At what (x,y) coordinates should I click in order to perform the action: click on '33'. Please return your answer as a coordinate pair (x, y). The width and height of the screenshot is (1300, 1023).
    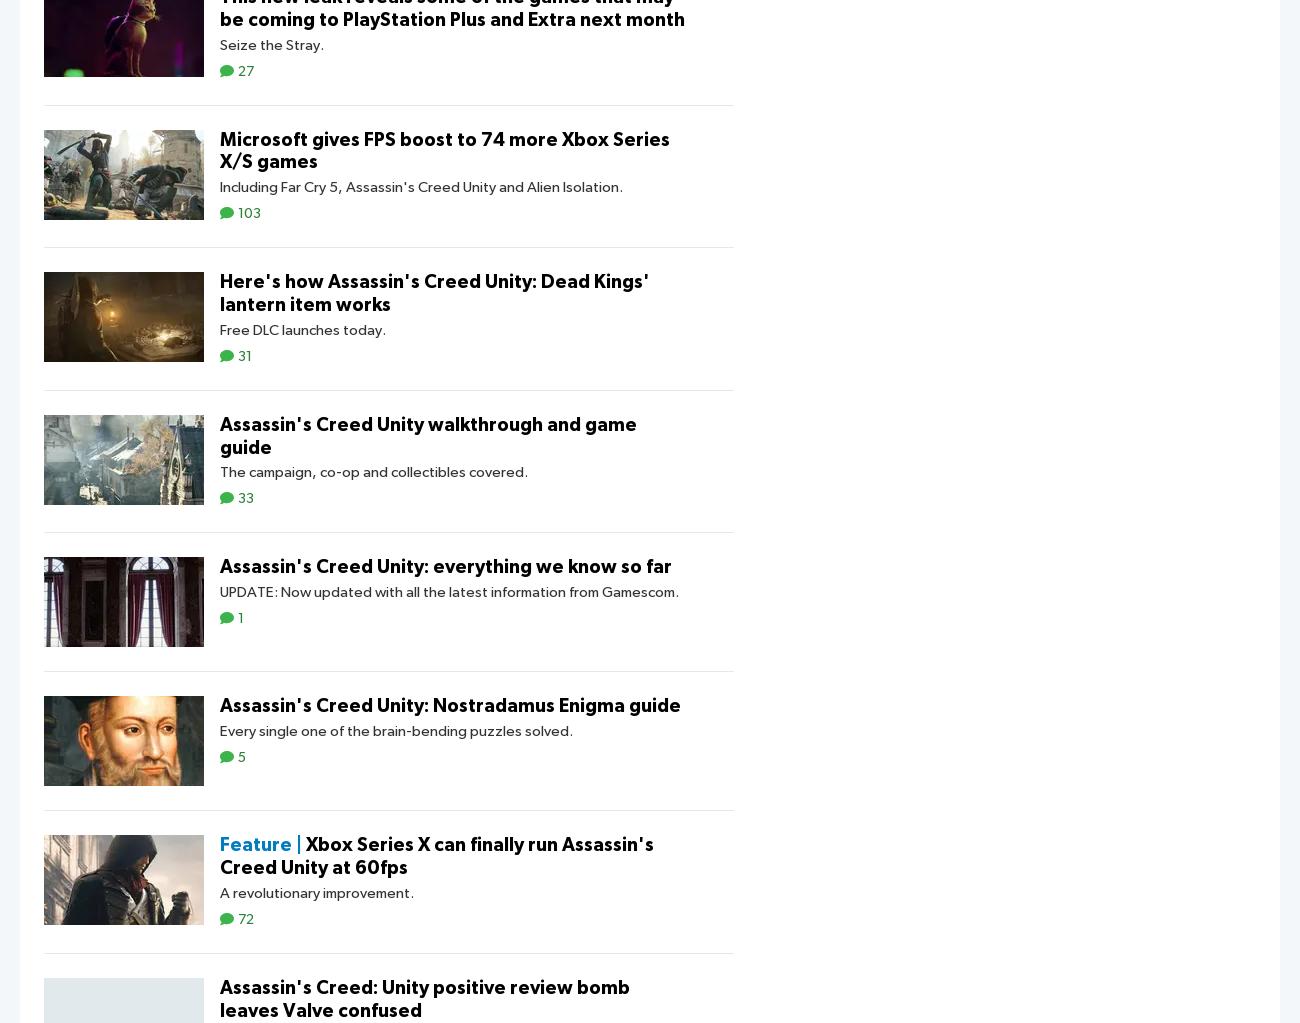
    Looking at the image, I should click on (244, 499).